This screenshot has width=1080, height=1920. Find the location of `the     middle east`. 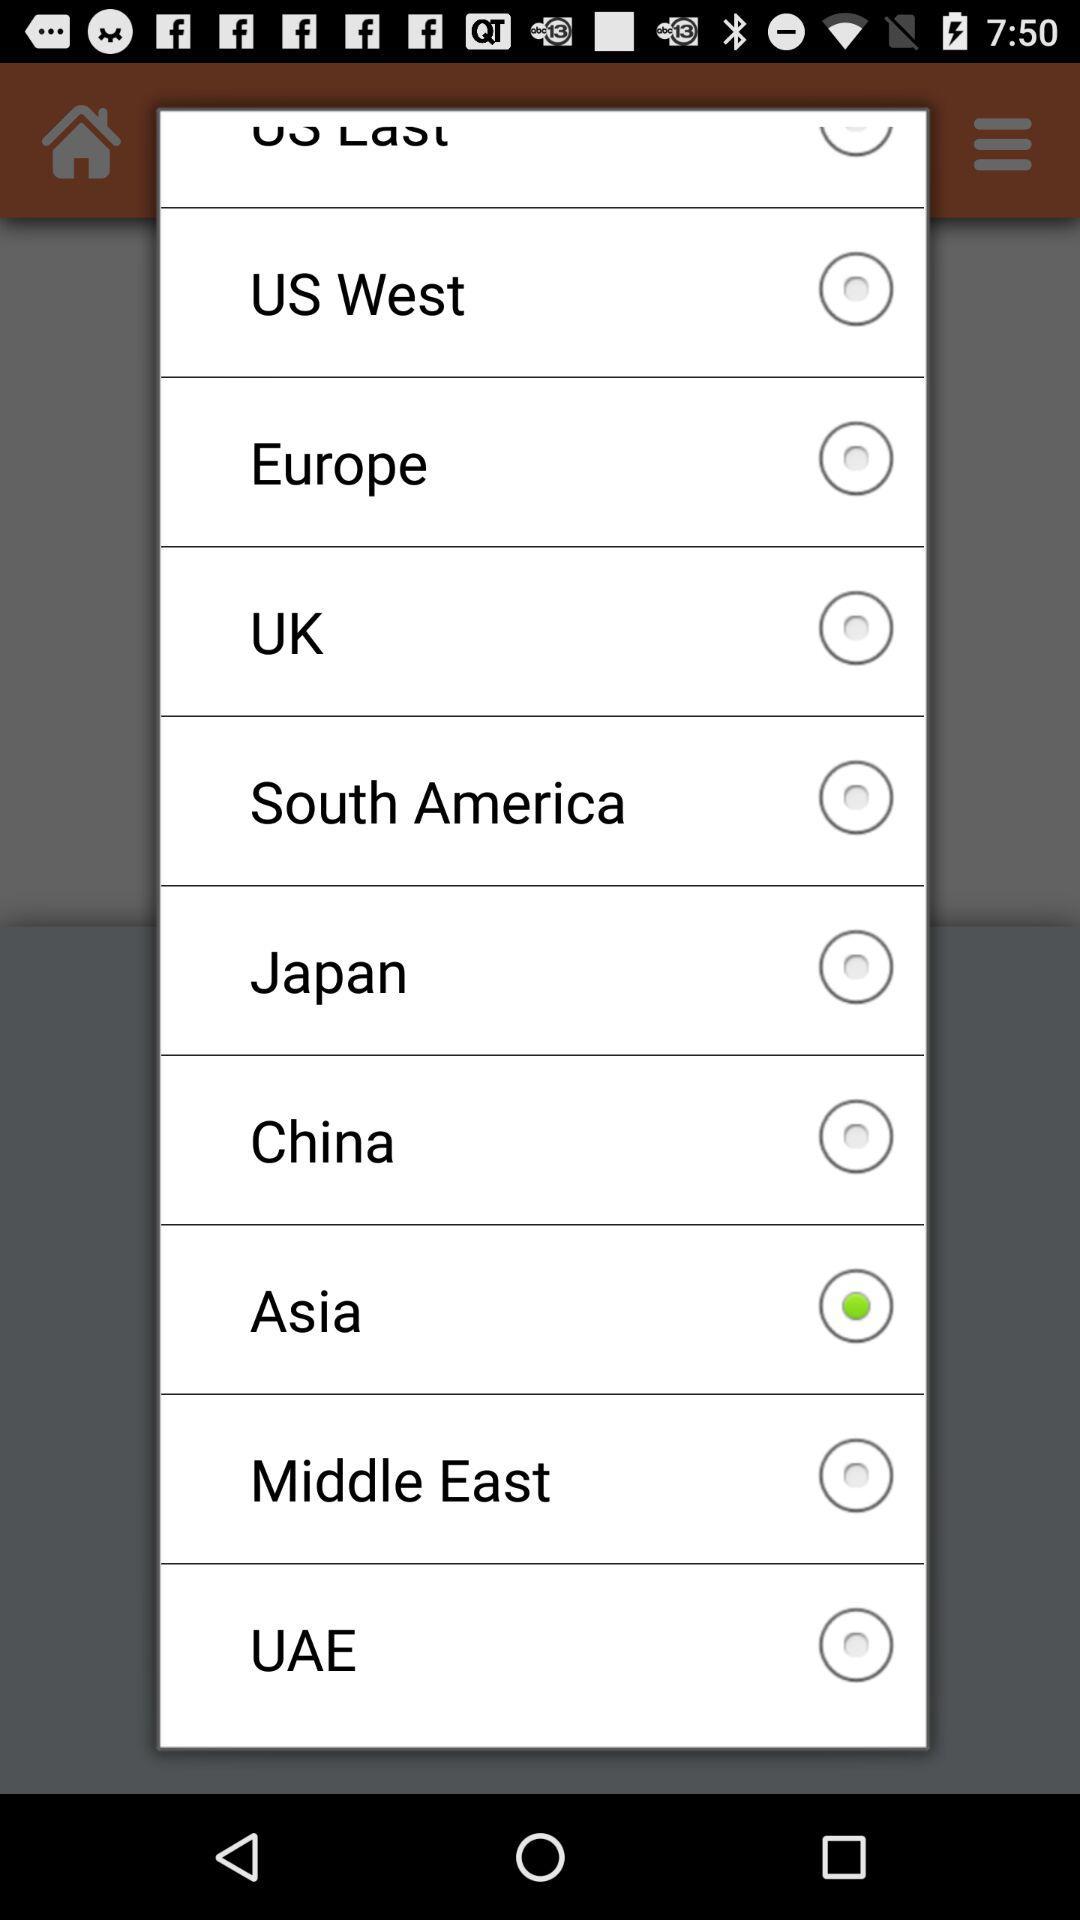

the     middle east is located at coordinates (542, 1478).